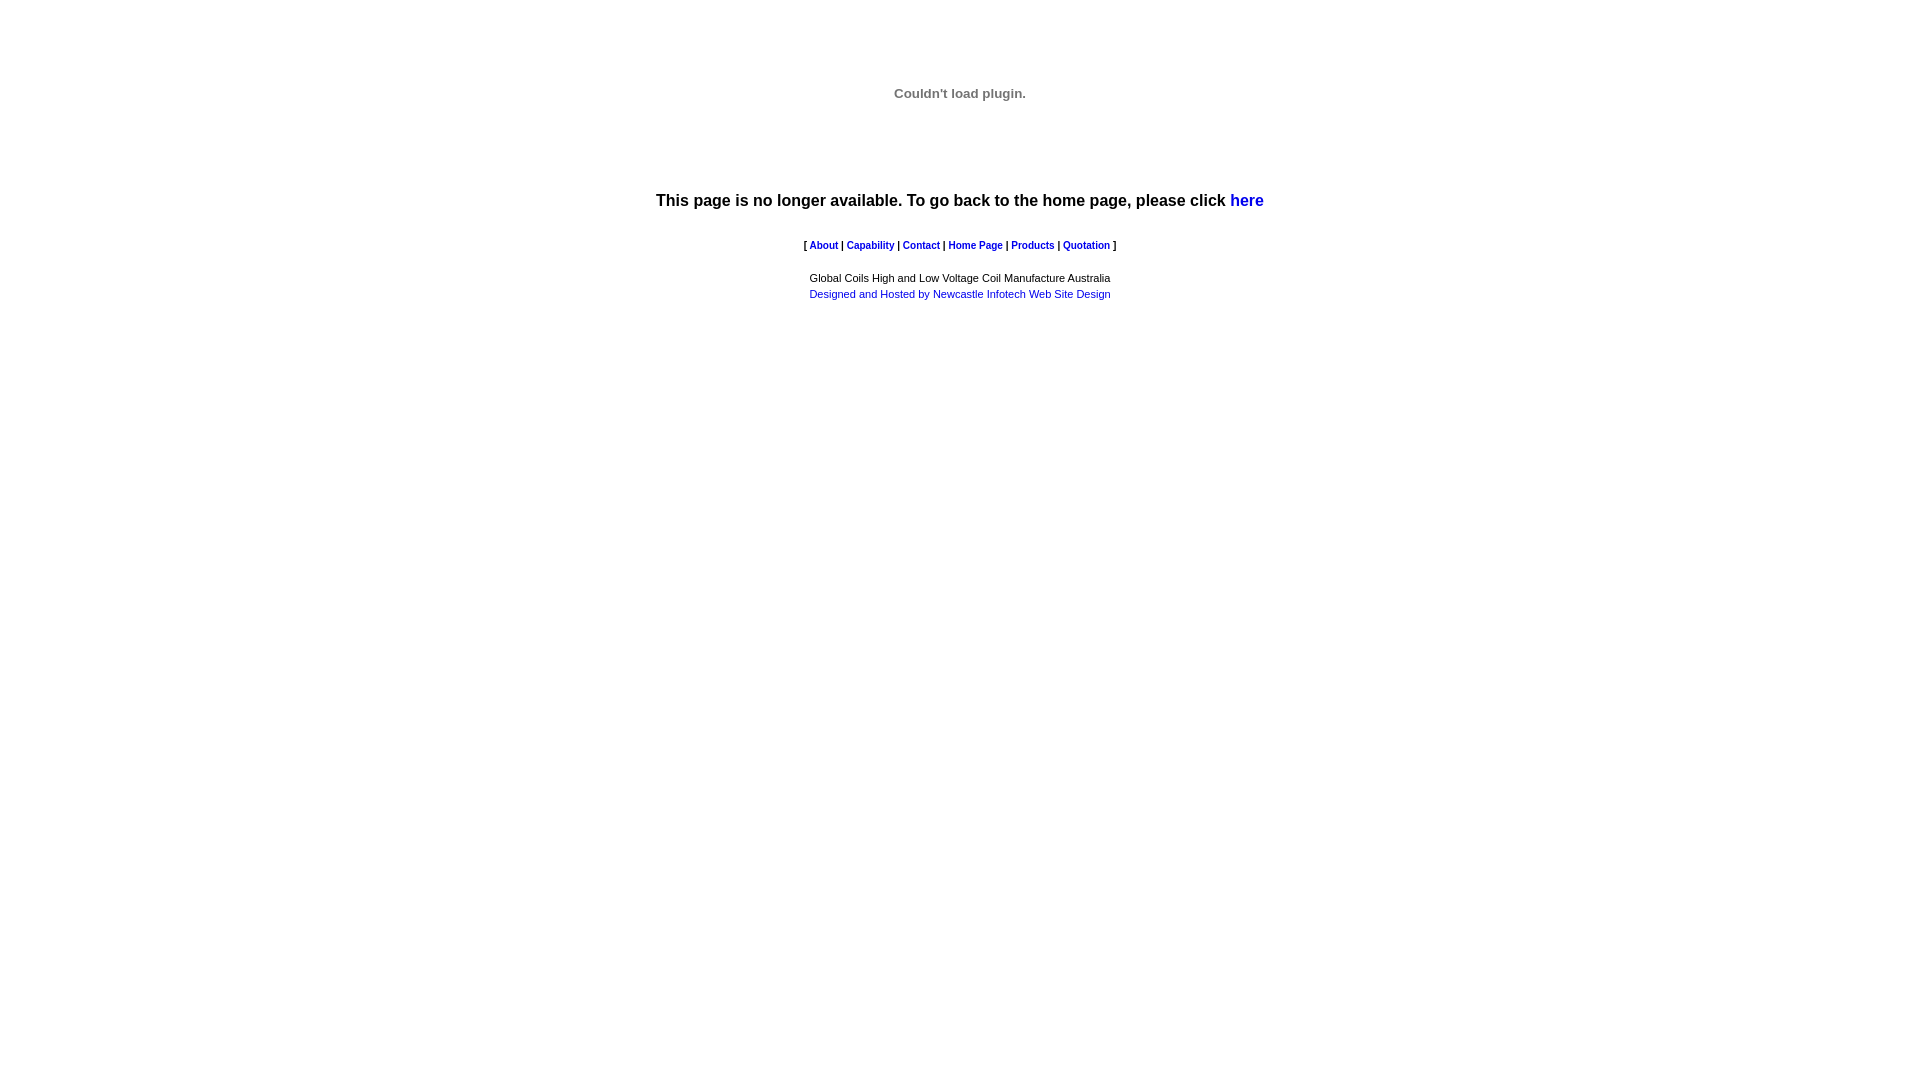  Describe the element at coordinates (1032, 244) in the screenshot. I see `'Products'` at that location.